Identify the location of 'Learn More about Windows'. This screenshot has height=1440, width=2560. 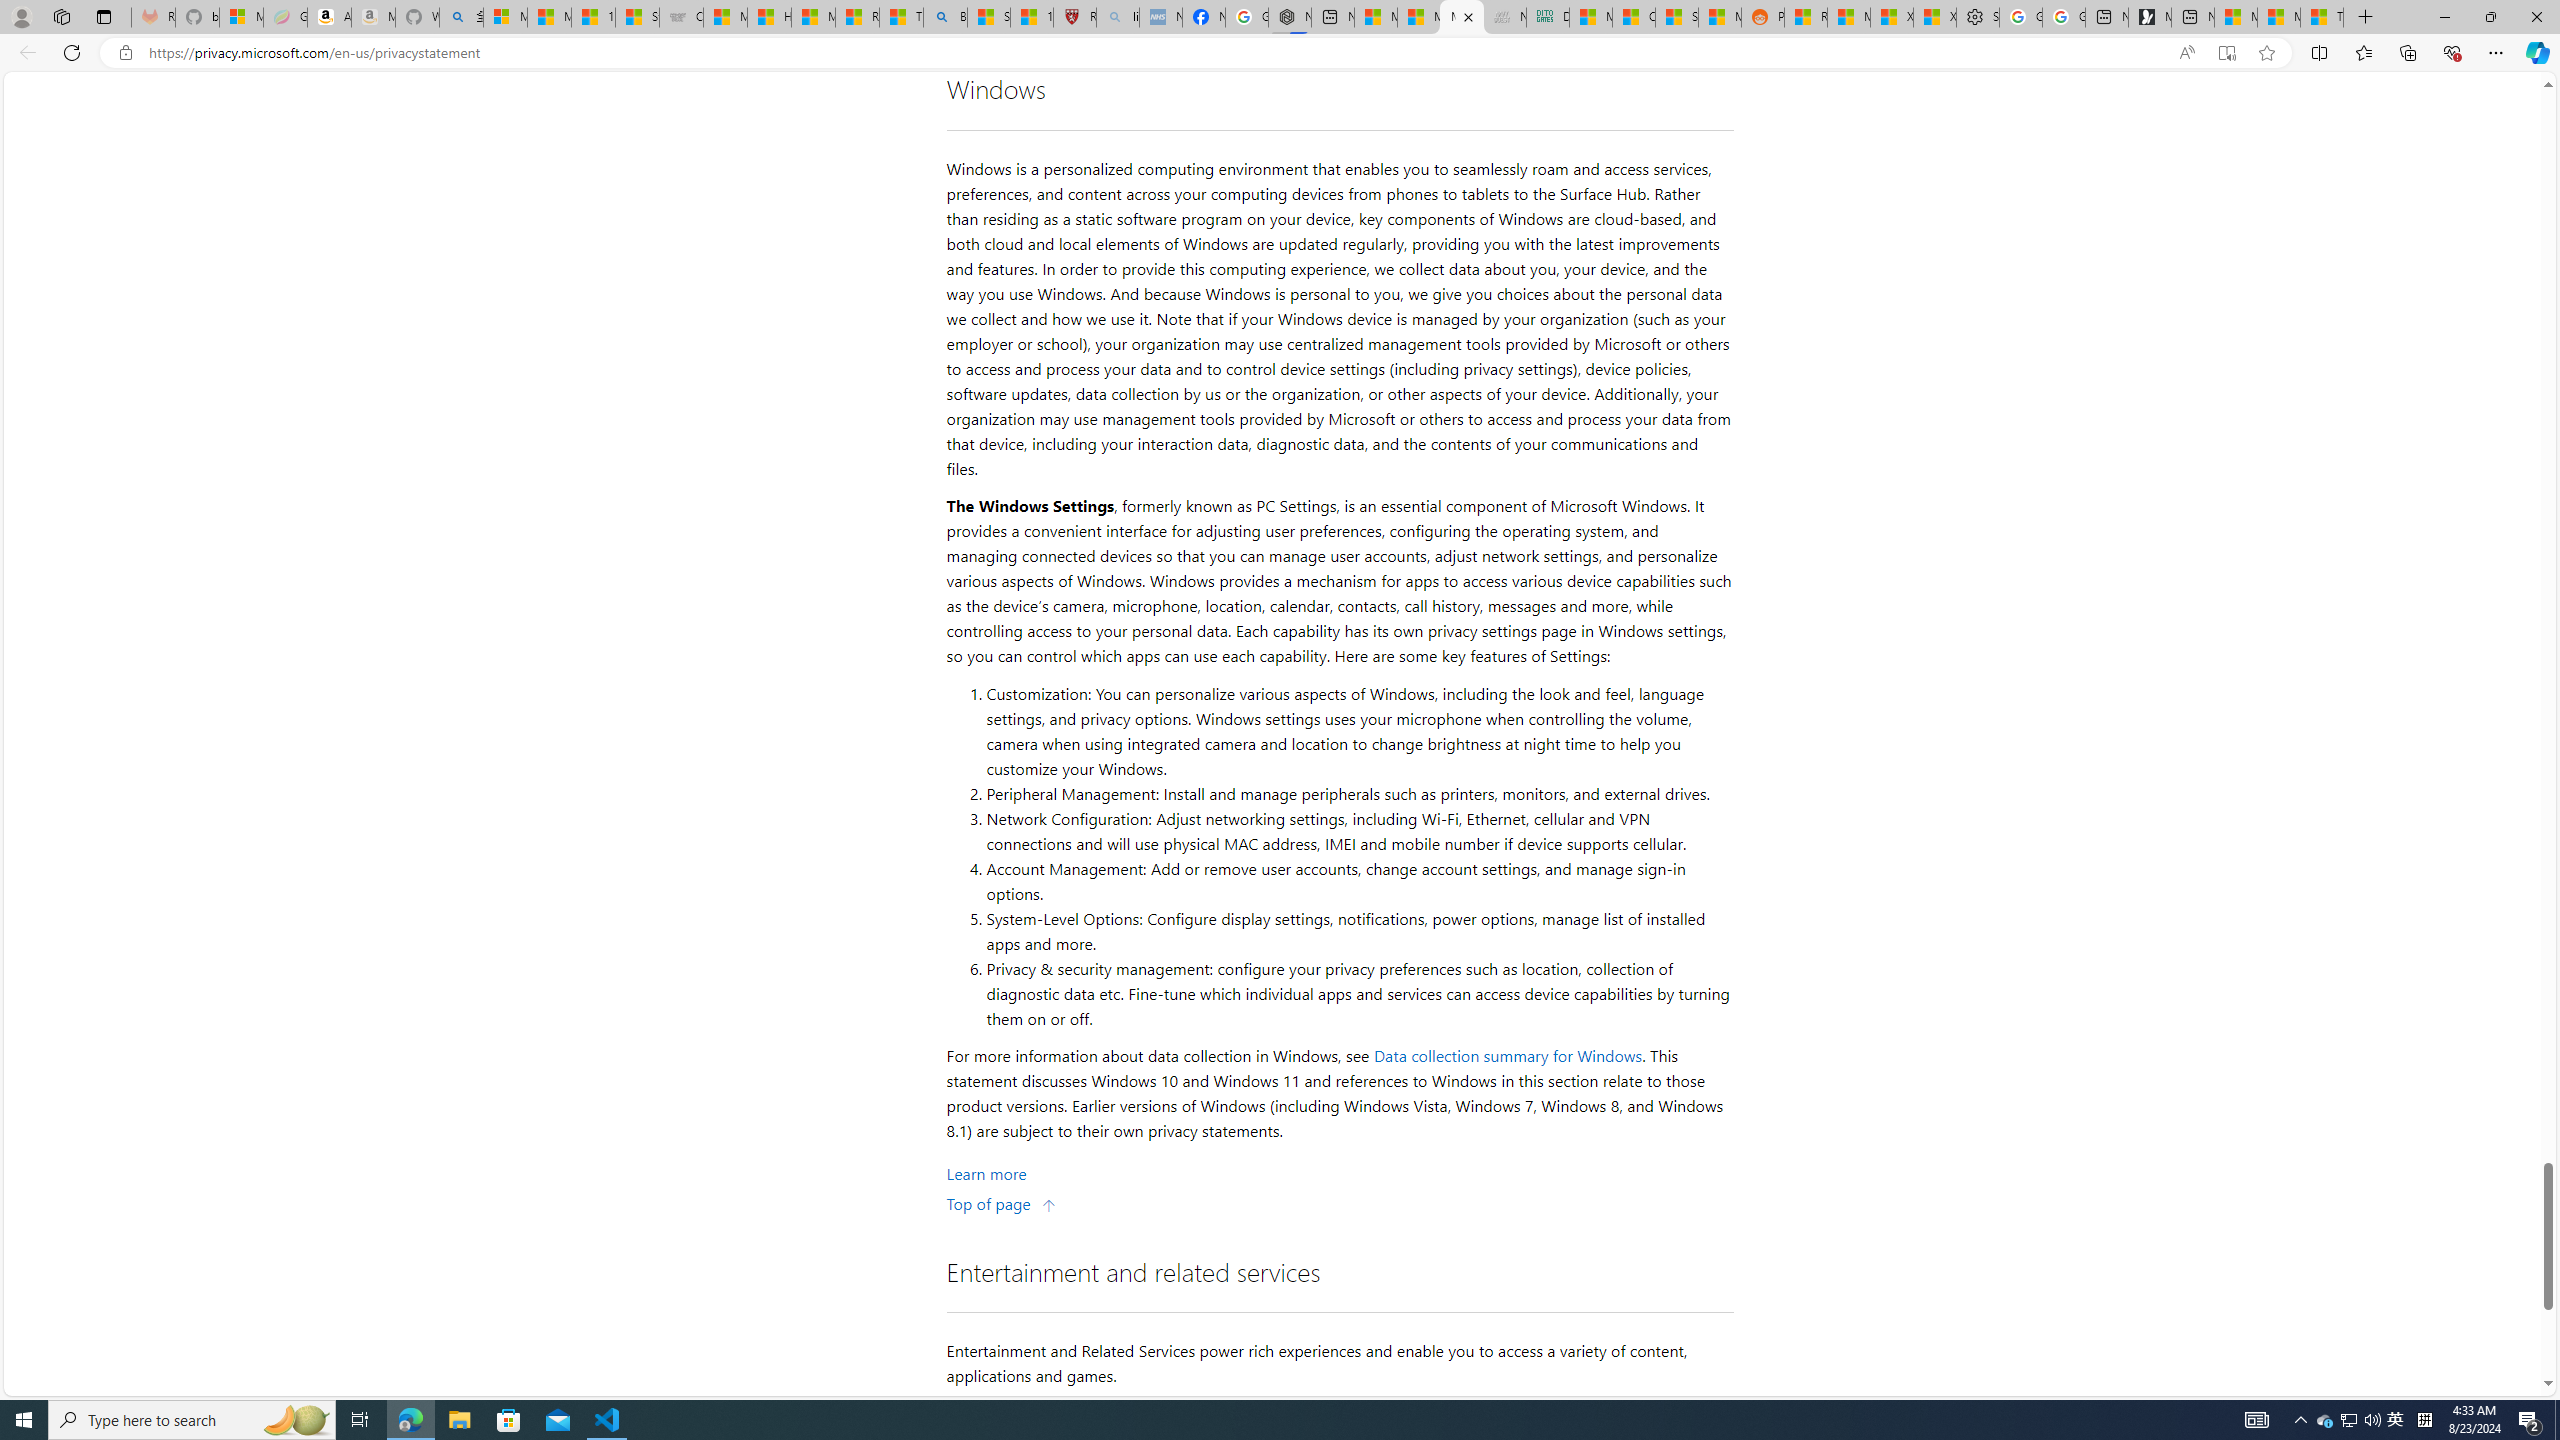
(986, 1172).